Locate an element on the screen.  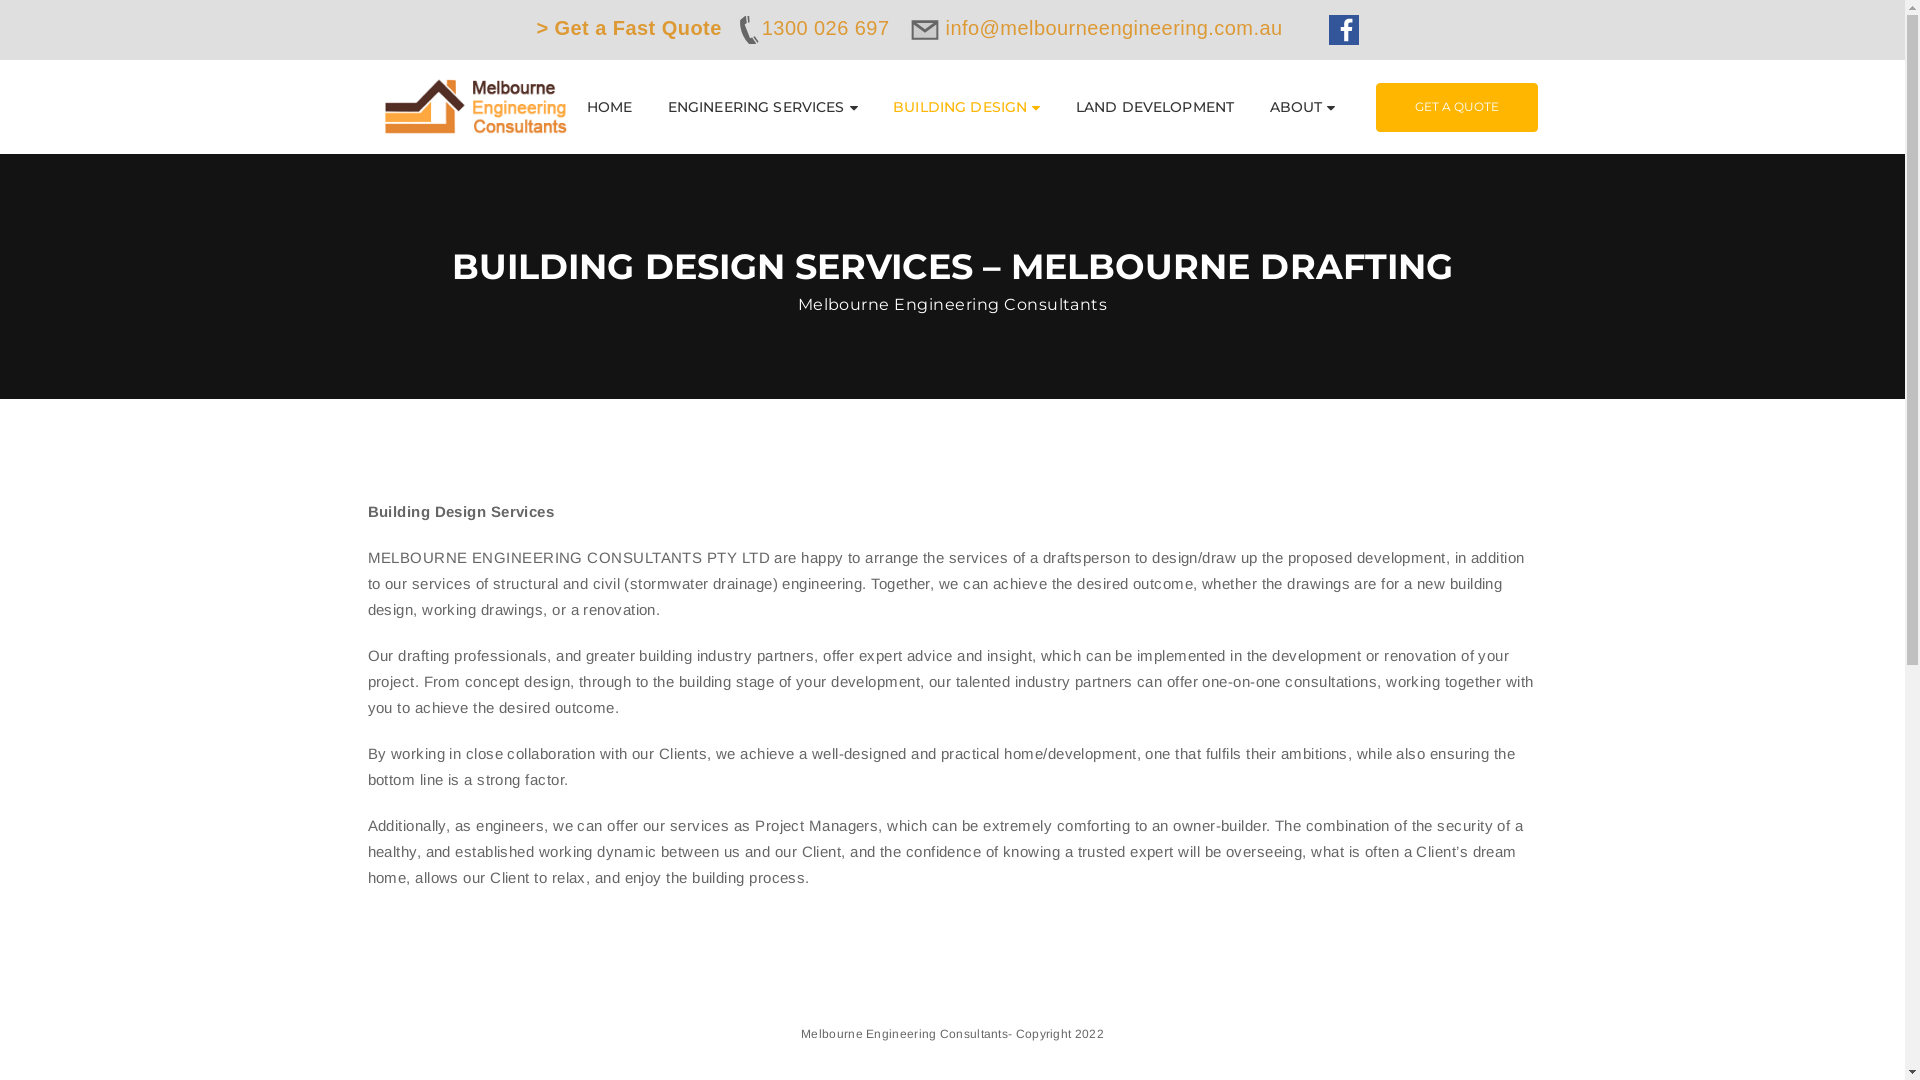
'BUILDING DESIGN' is located at coordinates (891, 107).